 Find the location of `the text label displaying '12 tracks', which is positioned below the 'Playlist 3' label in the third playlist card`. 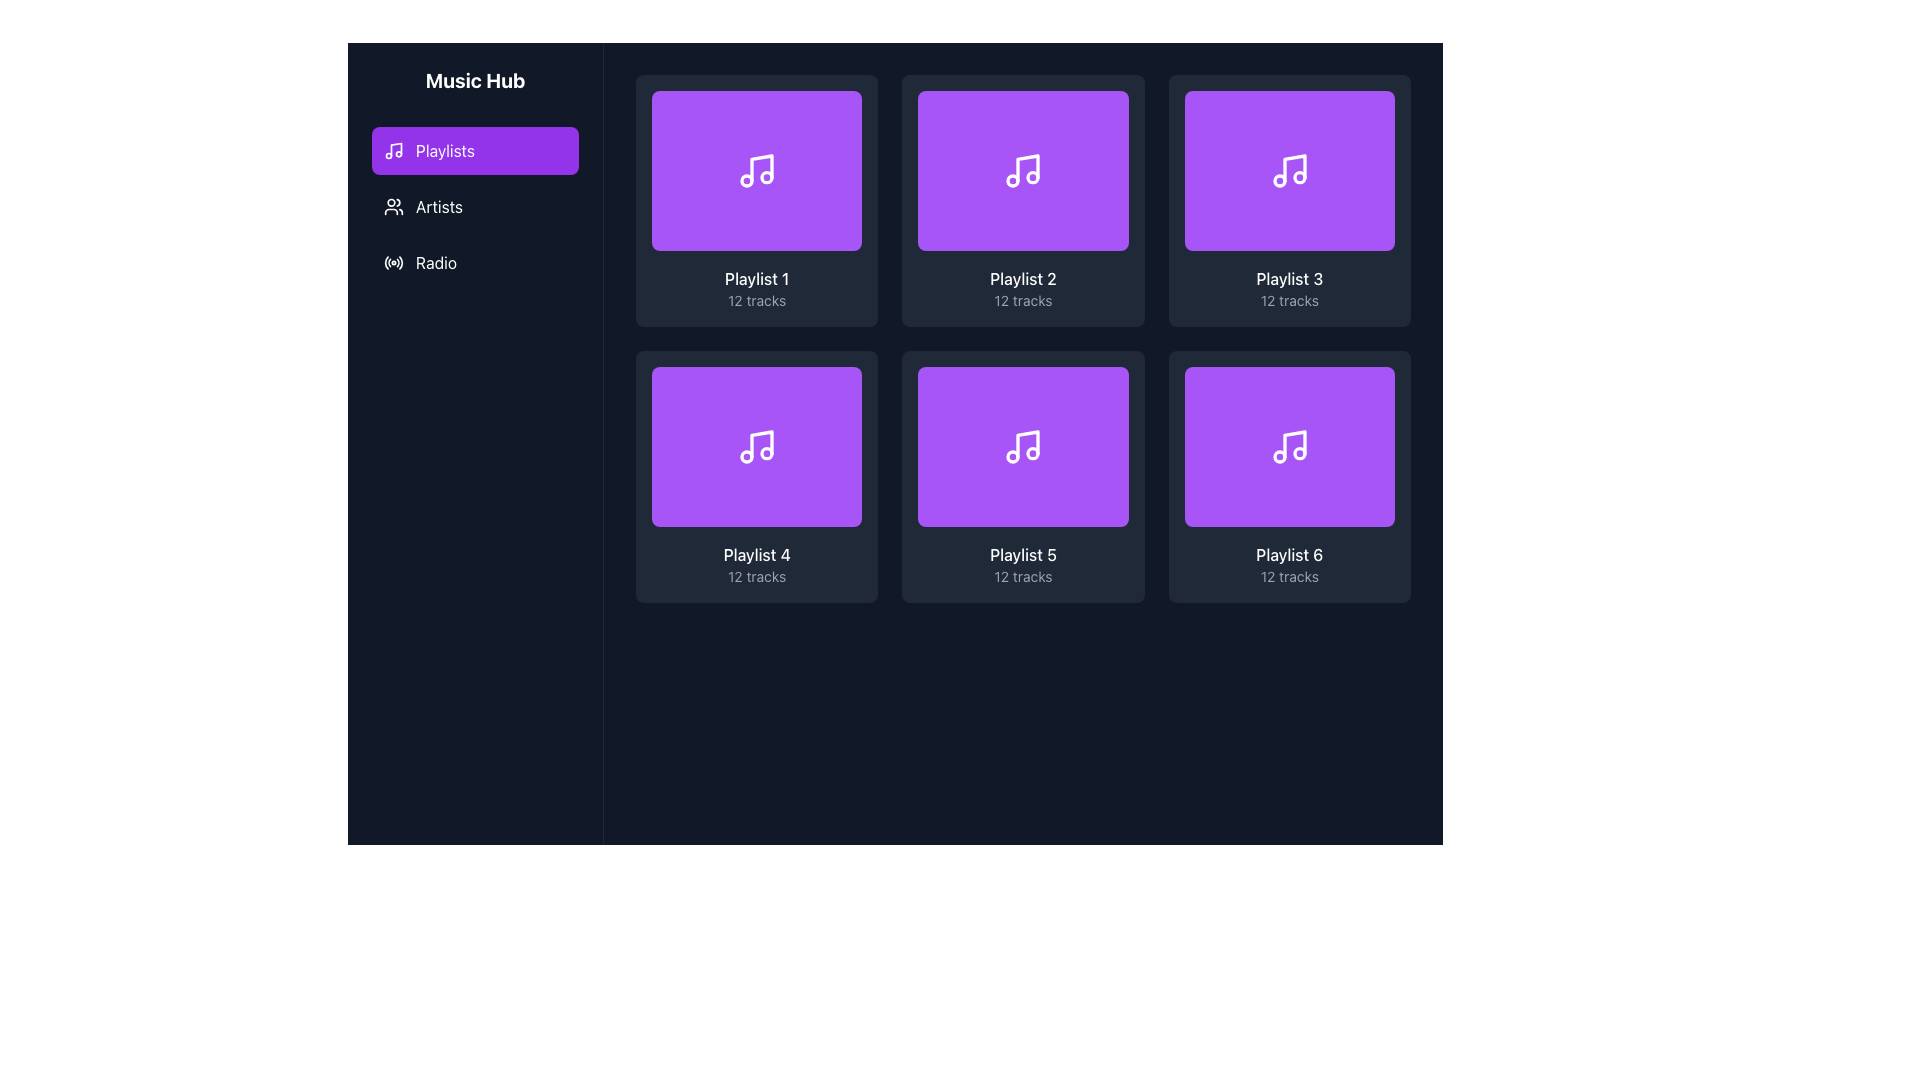

the text label displaying '12 tracks', which is positioned below the 'Playlist 3' label in the third playlist card is located at coordinates (1289, 300).